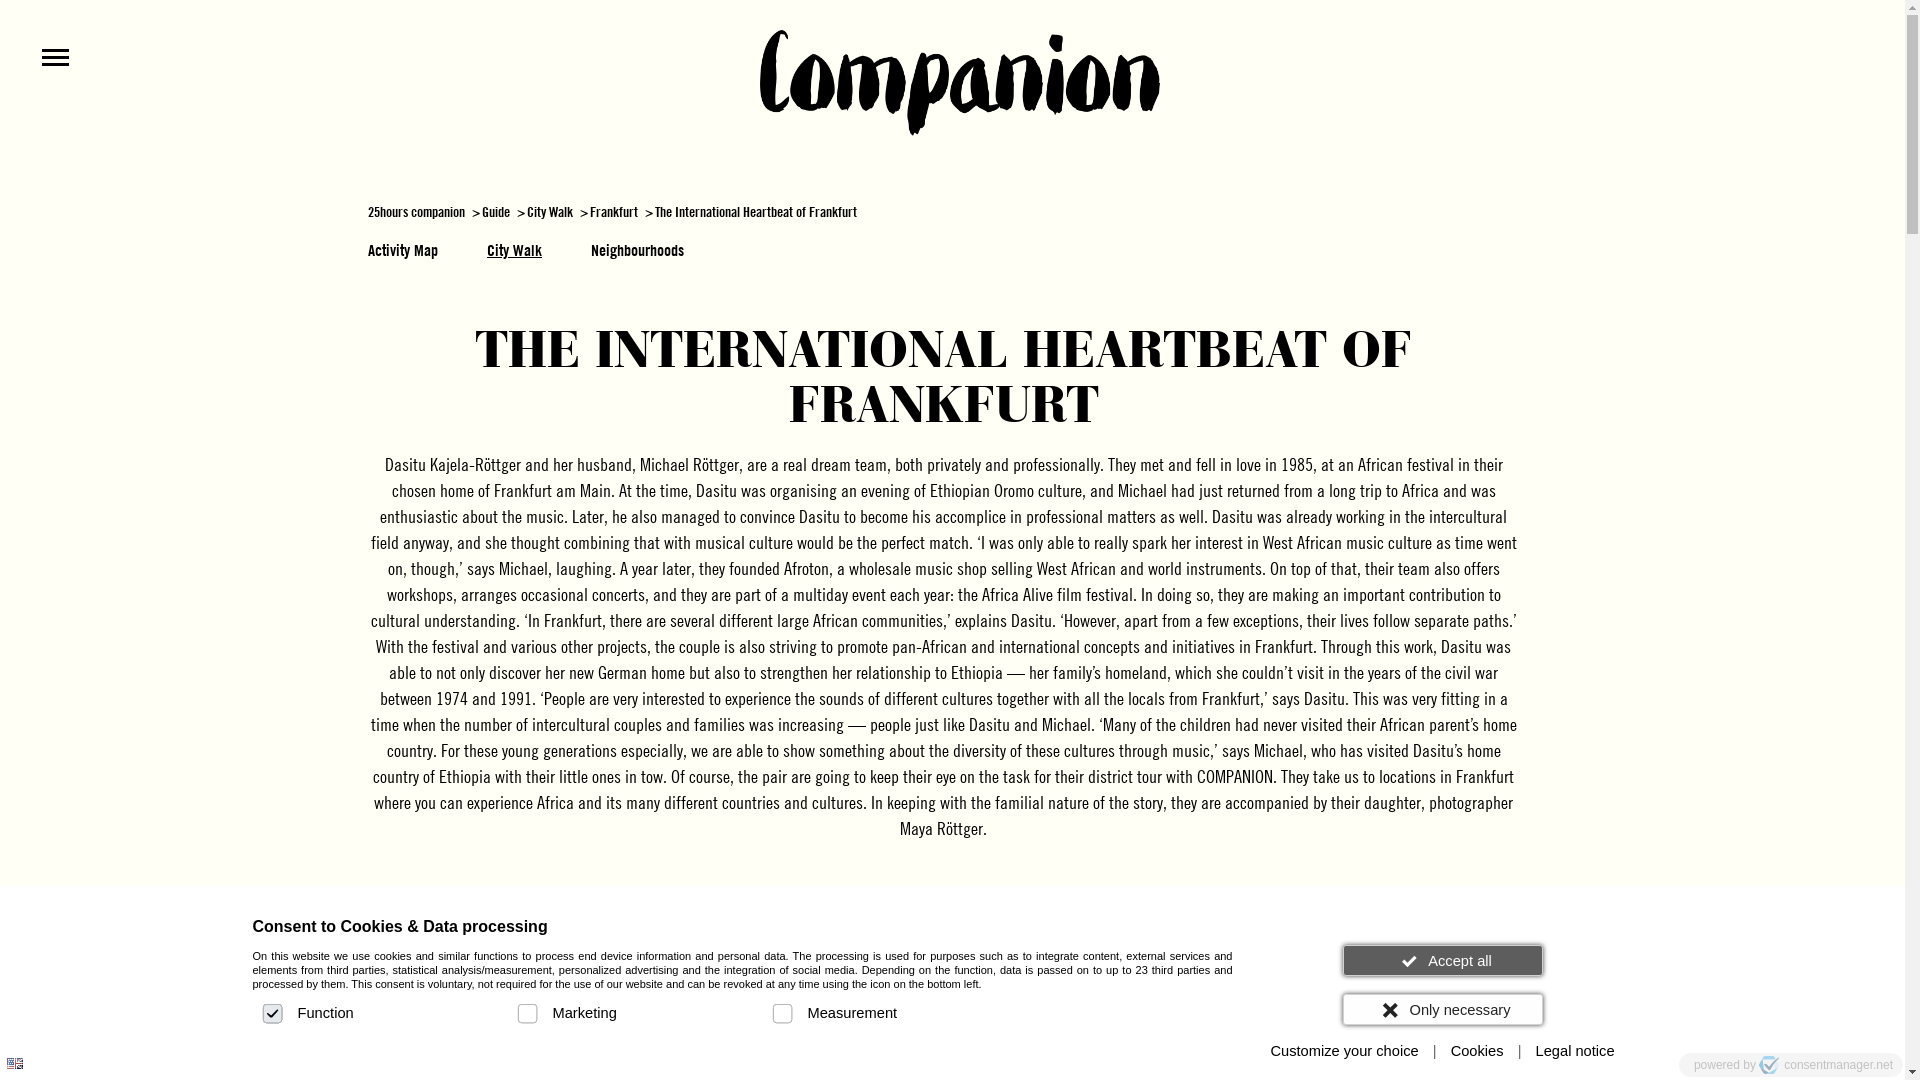 The height and width of the screenshot is (1080, 1920). Describe the element at coordinates (368, 211) in the screenshot. I see `'25hours companion'` at that location.